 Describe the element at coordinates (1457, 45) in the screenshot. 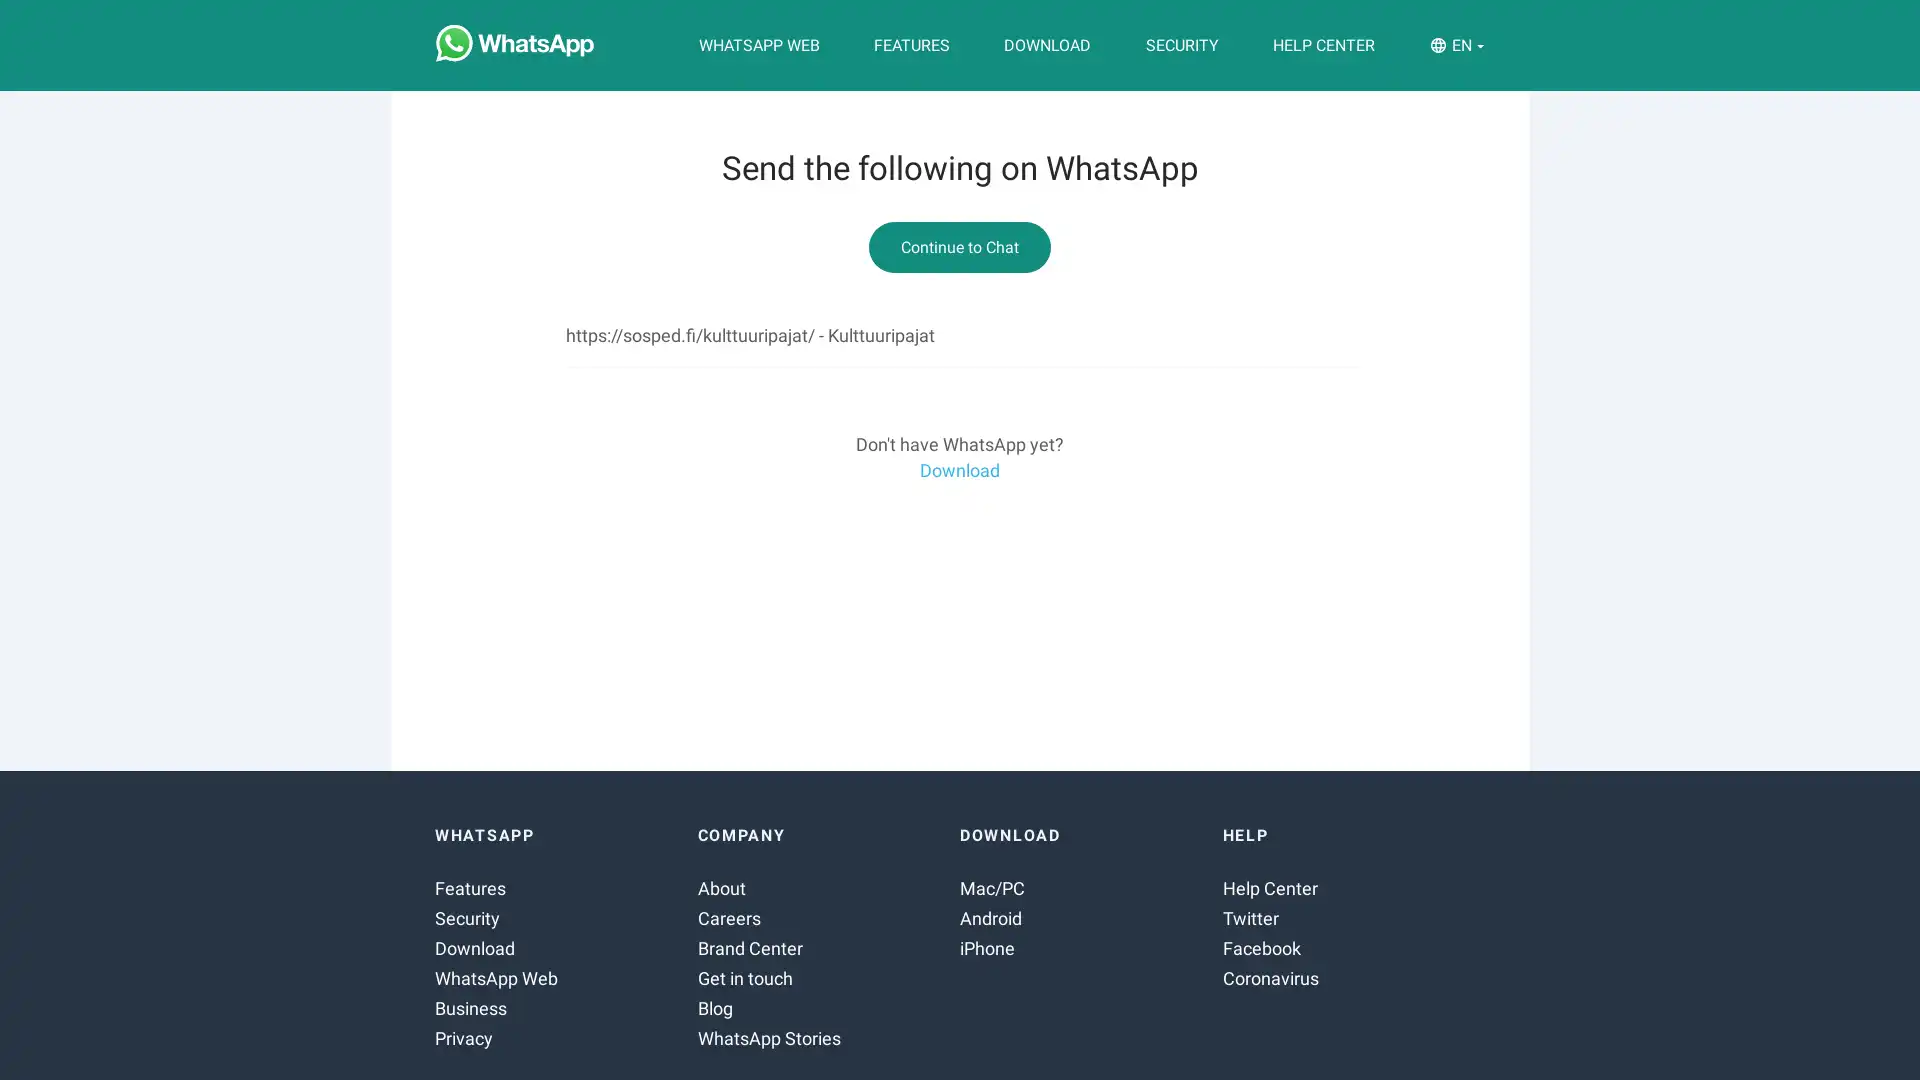

I see `EN` at that location.